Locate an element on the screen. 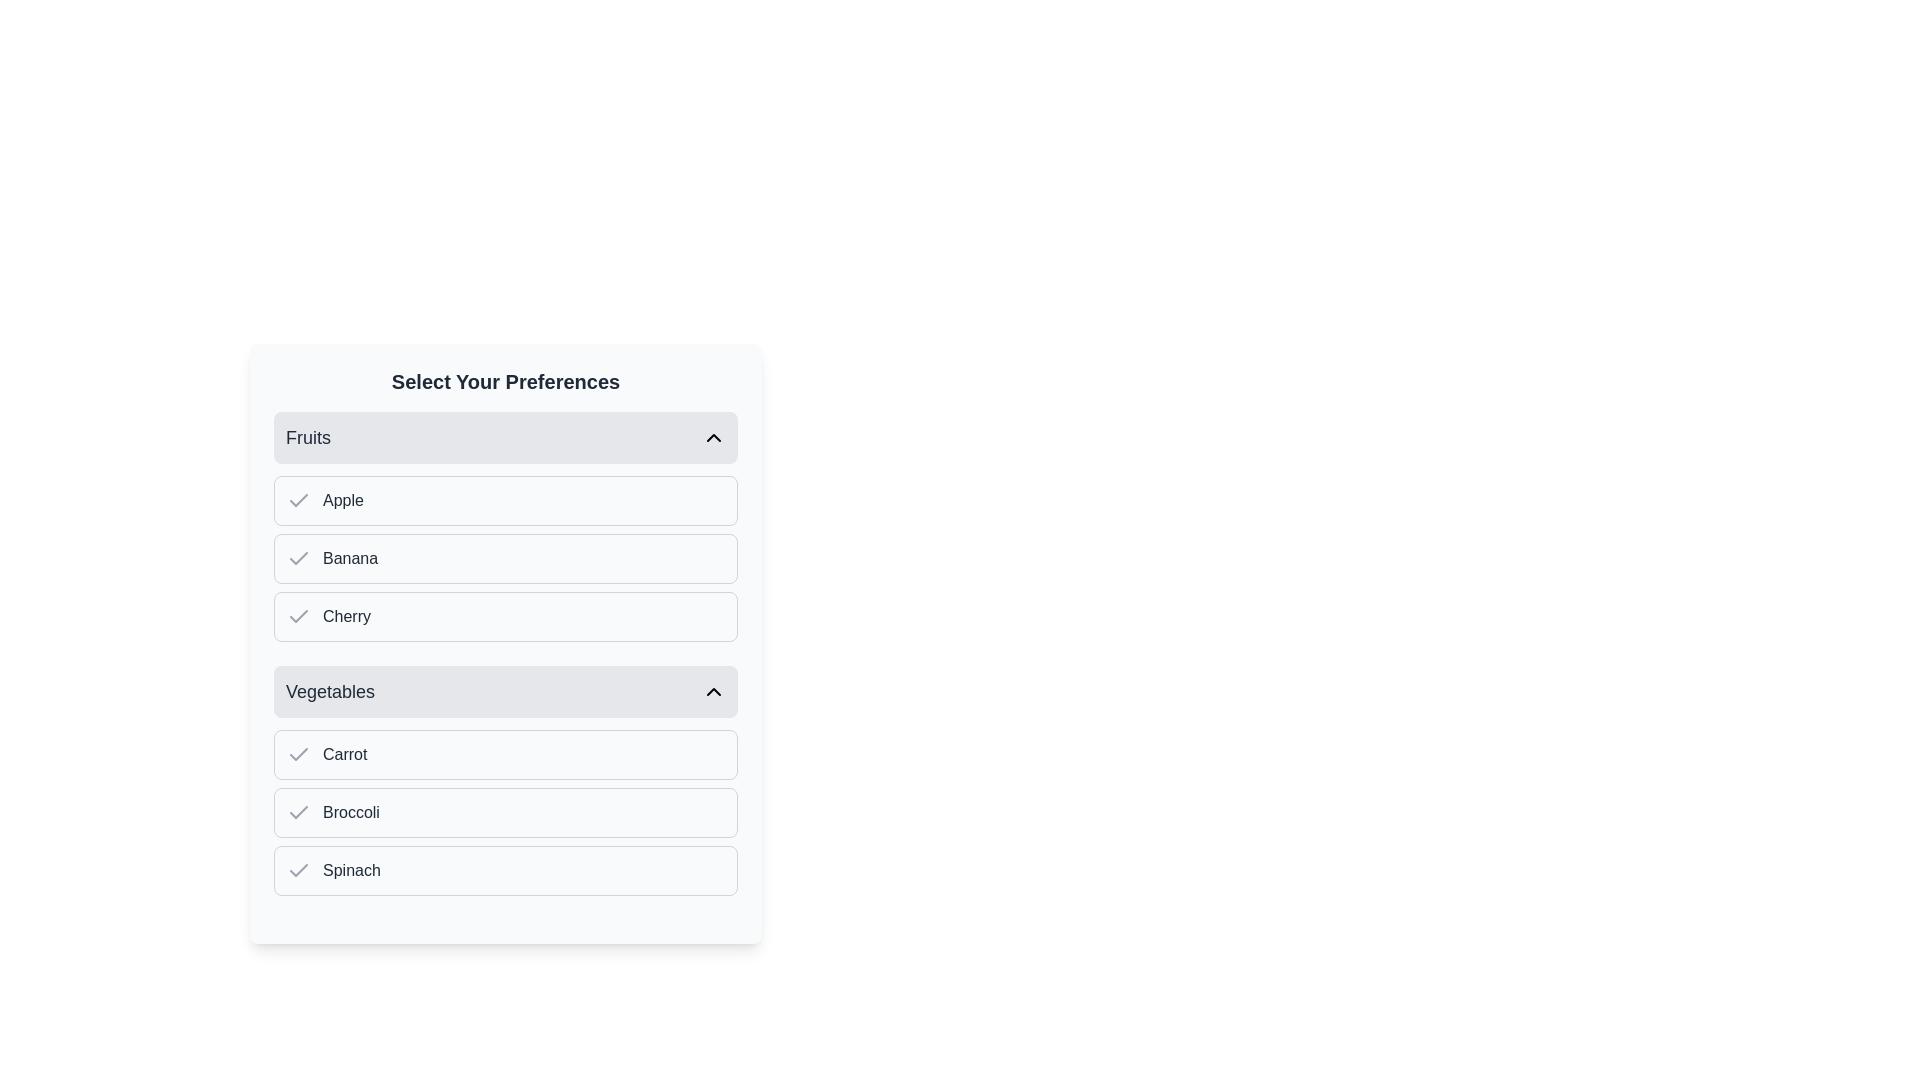 The image size is (1920, 1080). the text label displaying 'Broccoli' within the 'Vegetables' section of the selectable list item is located at coordinates (351, 813).